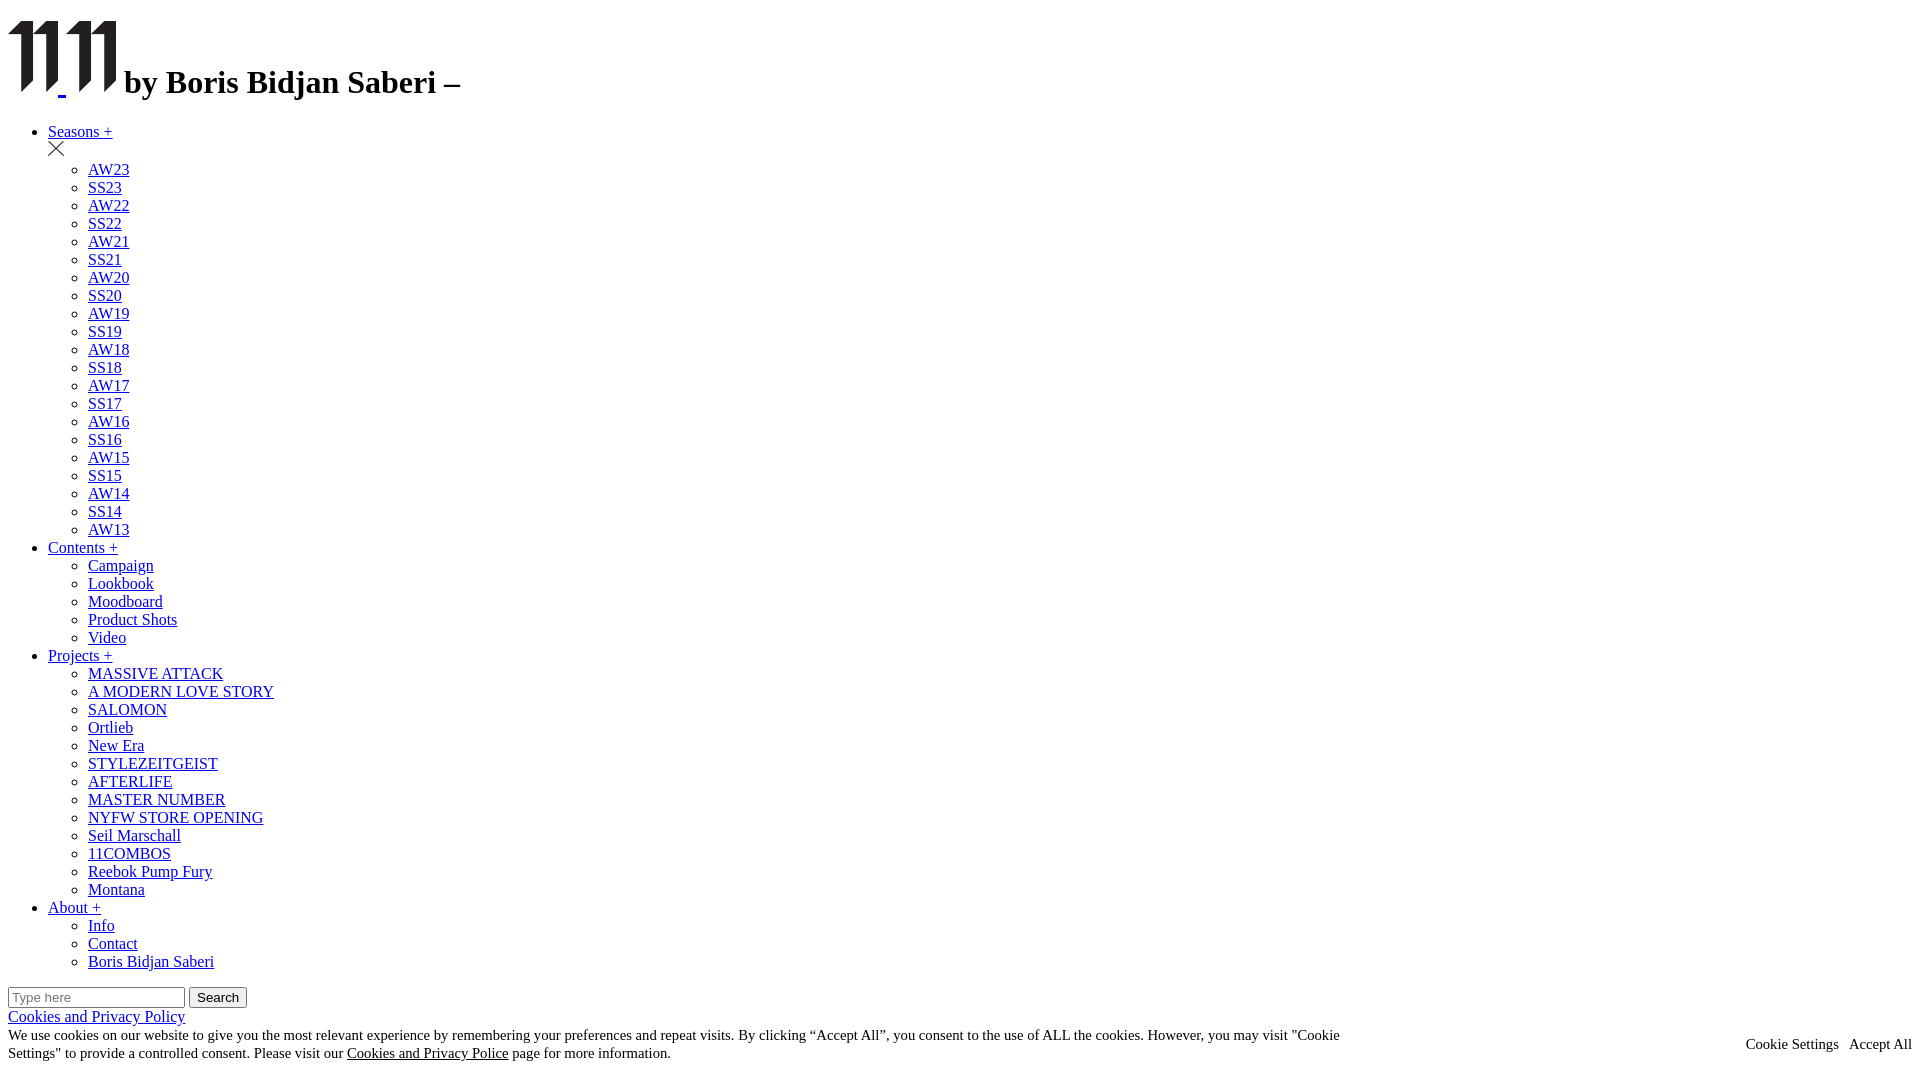  Describe the element at coordinates (152, 763) in the screenshot. I see `'STYLEZEITGEIST'` at that location.